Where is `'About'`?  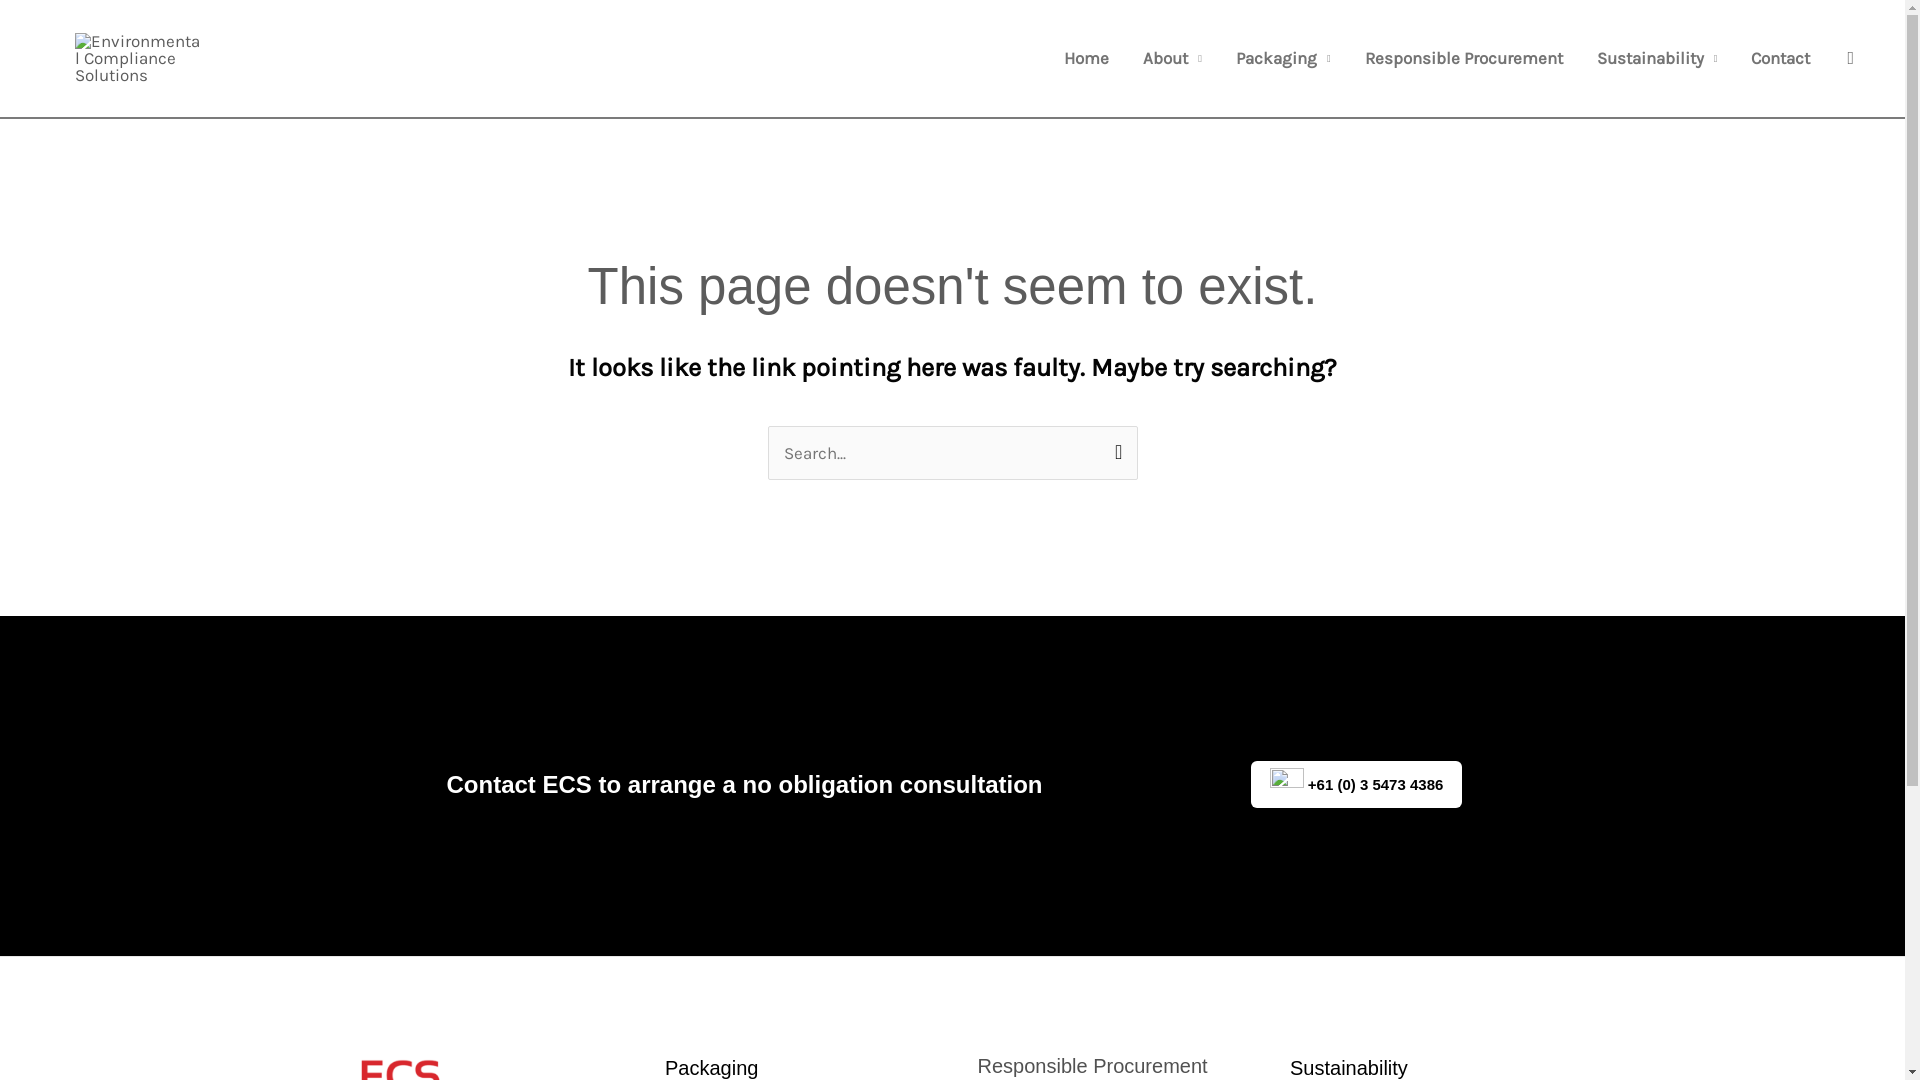
'About' is located at coordinates (1172, 57).